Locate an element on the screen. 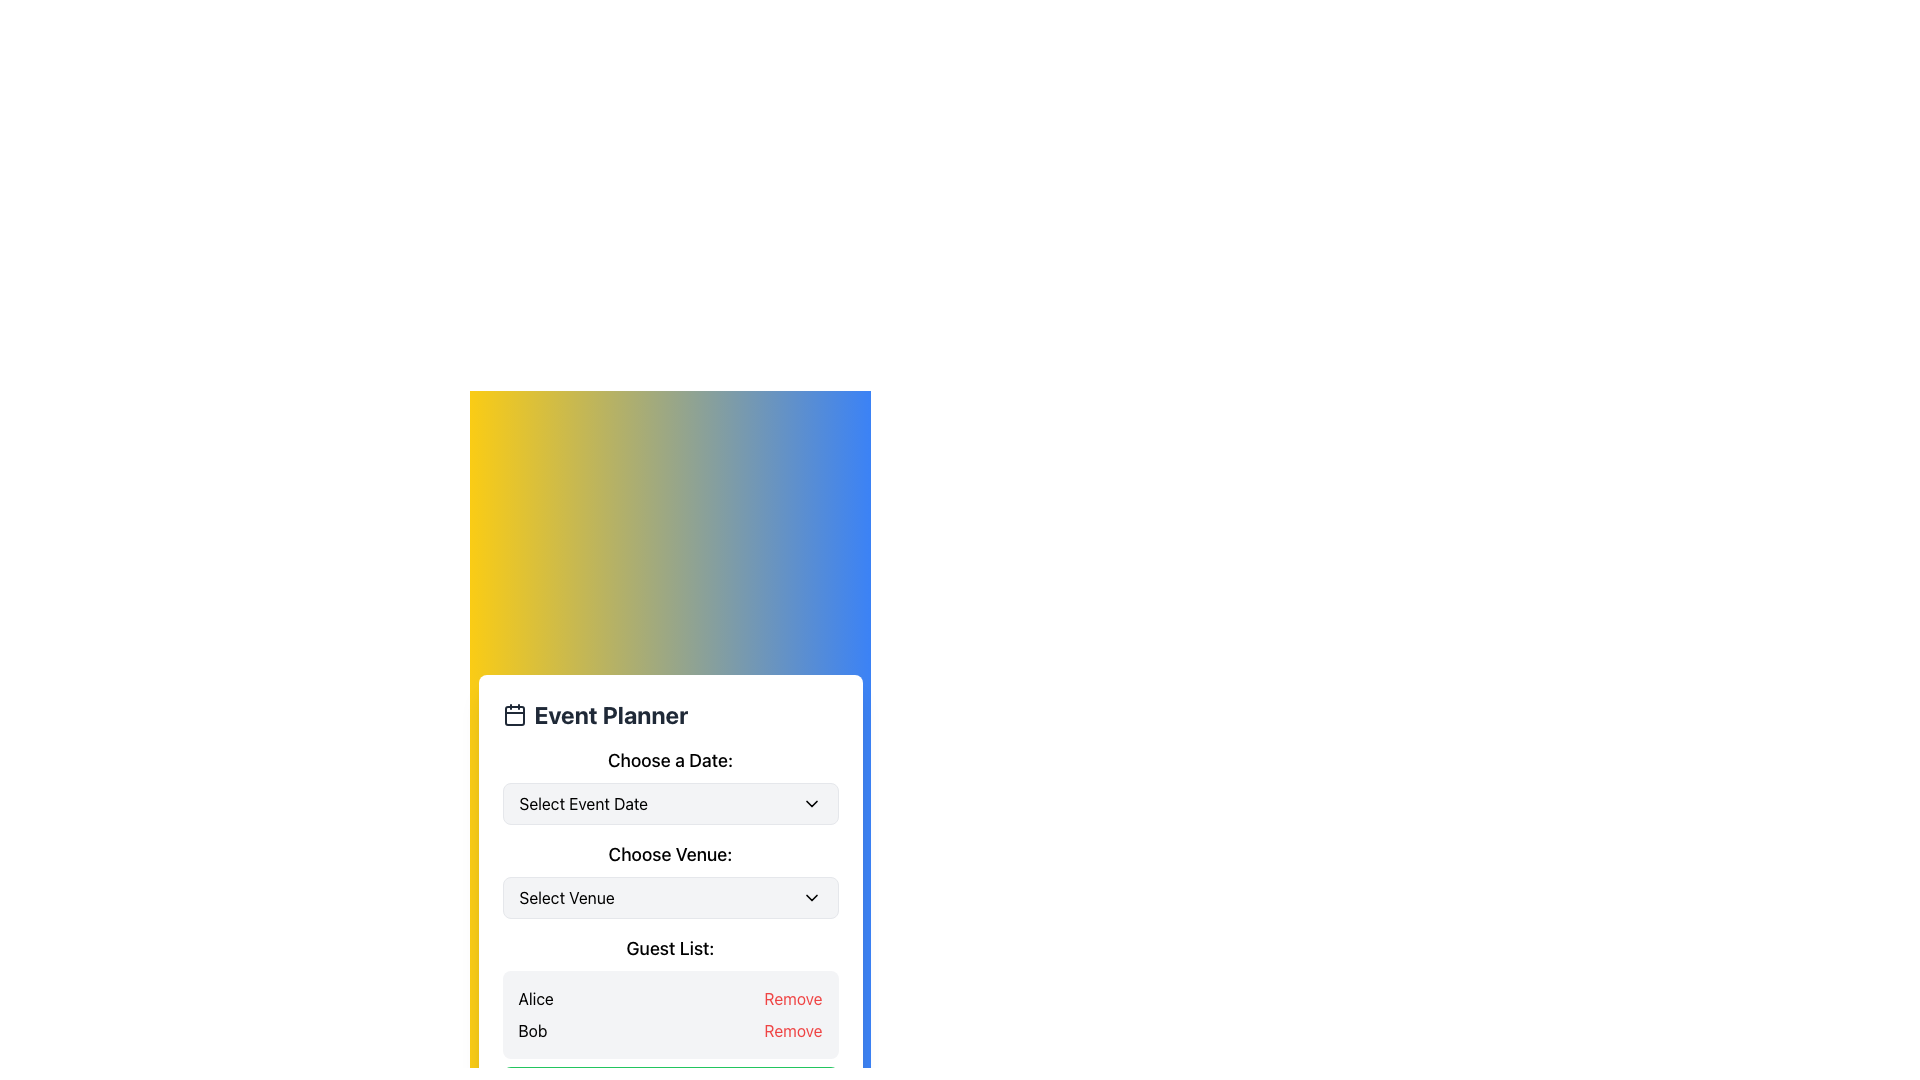 The width and height of the screenshot is (1920, 1080). text content of the label indicating the purpose of the dropdown menu below it, located in the 'Event Planner' card under 'Choose a Date:' section is located at coordinates (670, 855).